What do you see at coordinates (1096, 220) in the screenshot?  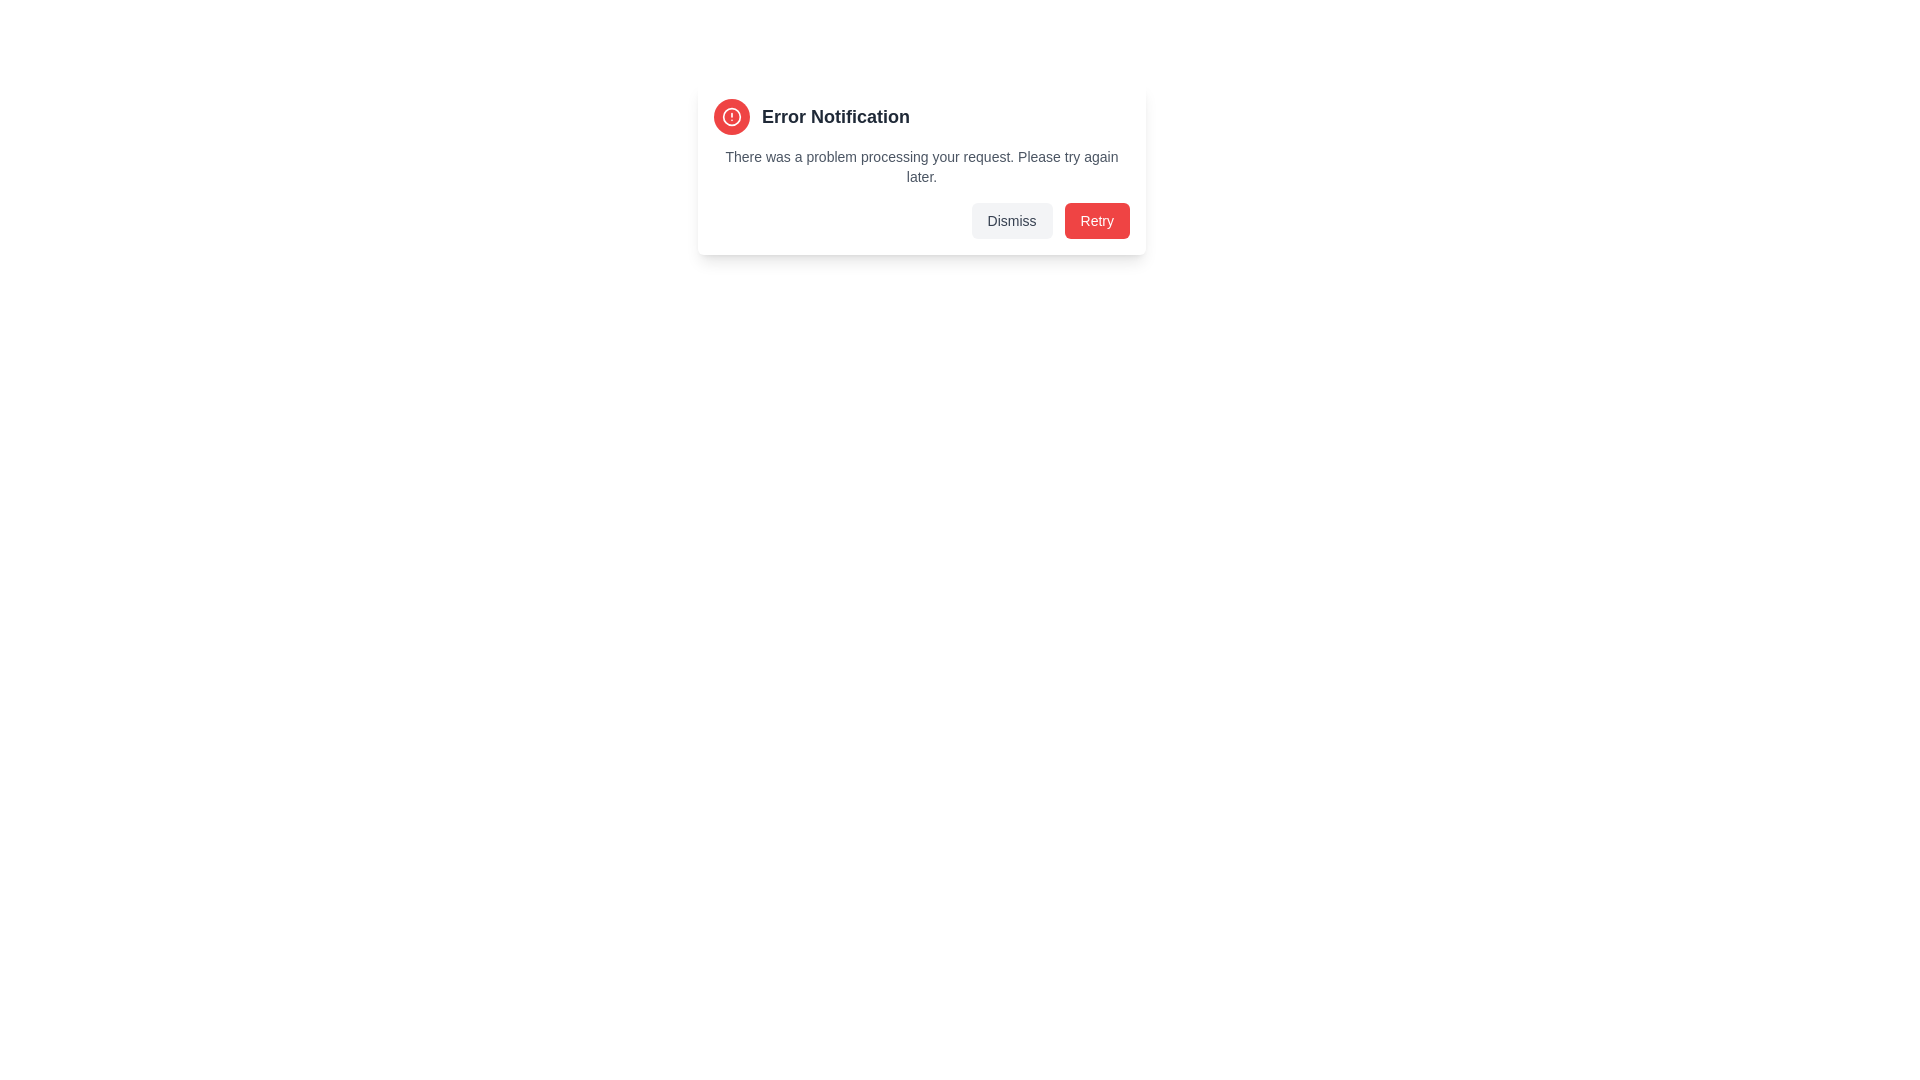 I see `the 'Retry' button` at bounding box center [1096, 220].